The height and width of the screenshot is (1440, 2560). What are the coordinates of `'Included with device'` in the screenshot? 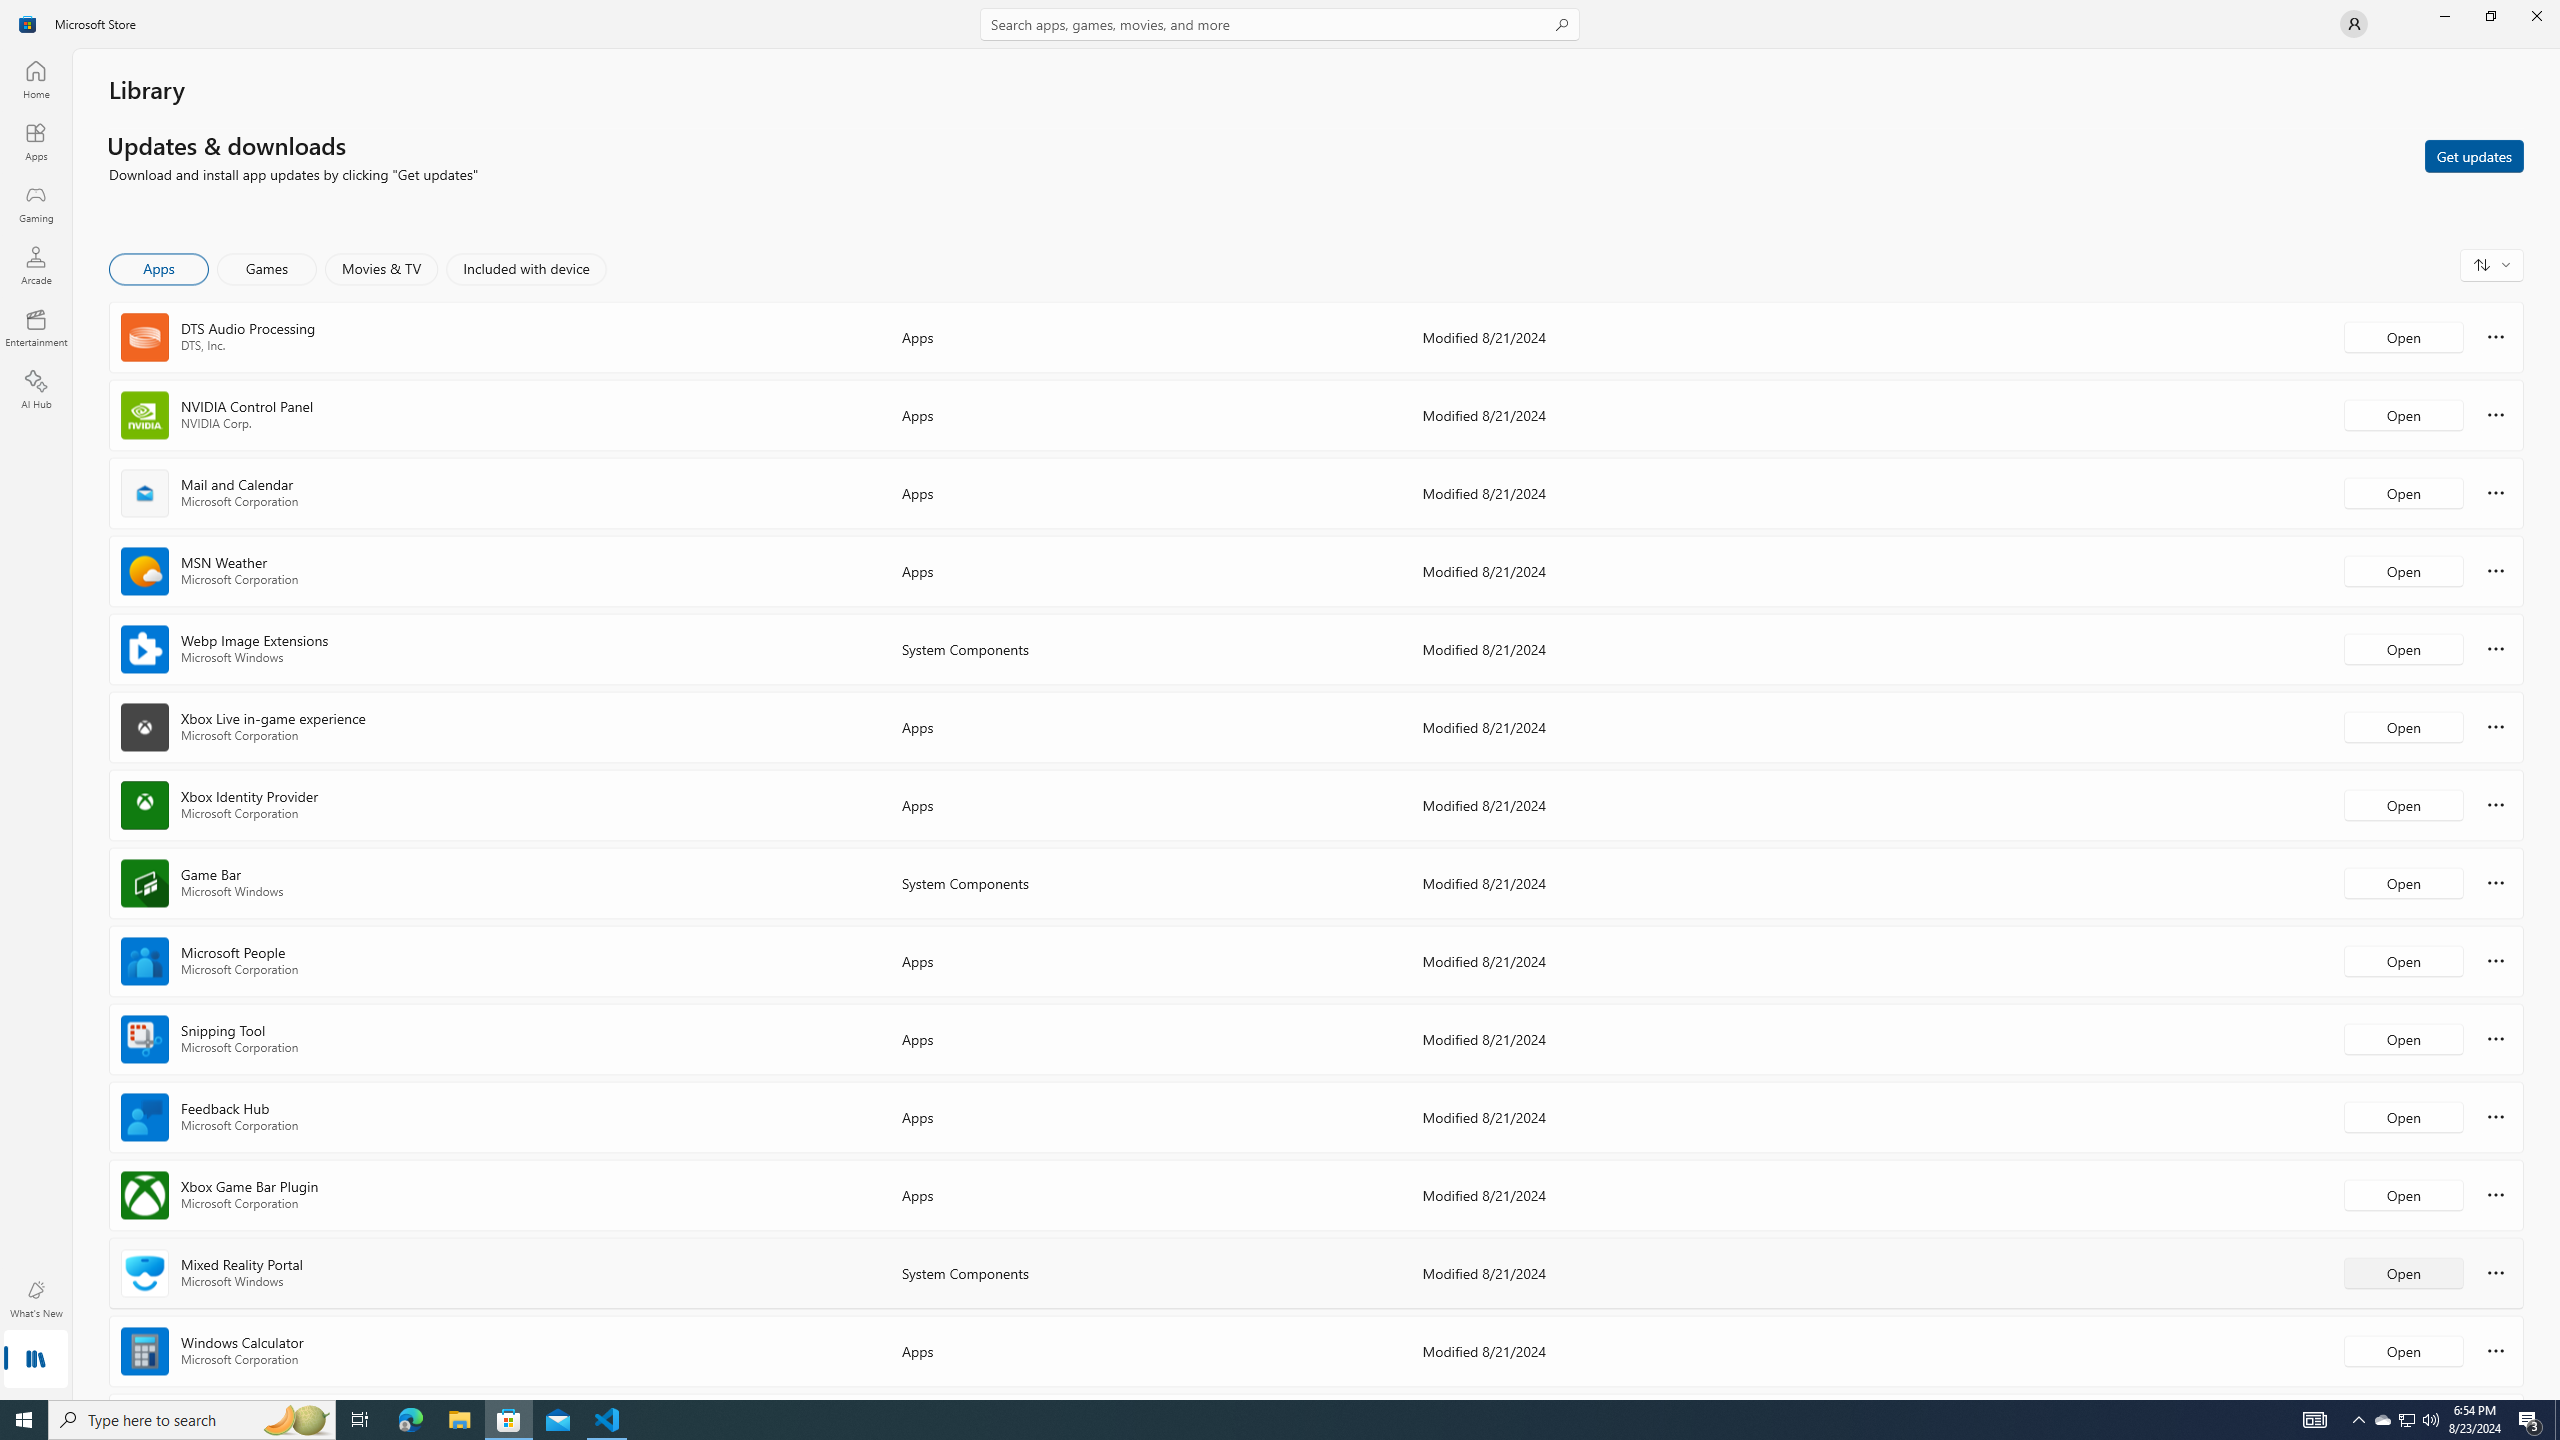 It's located at (525, 268).